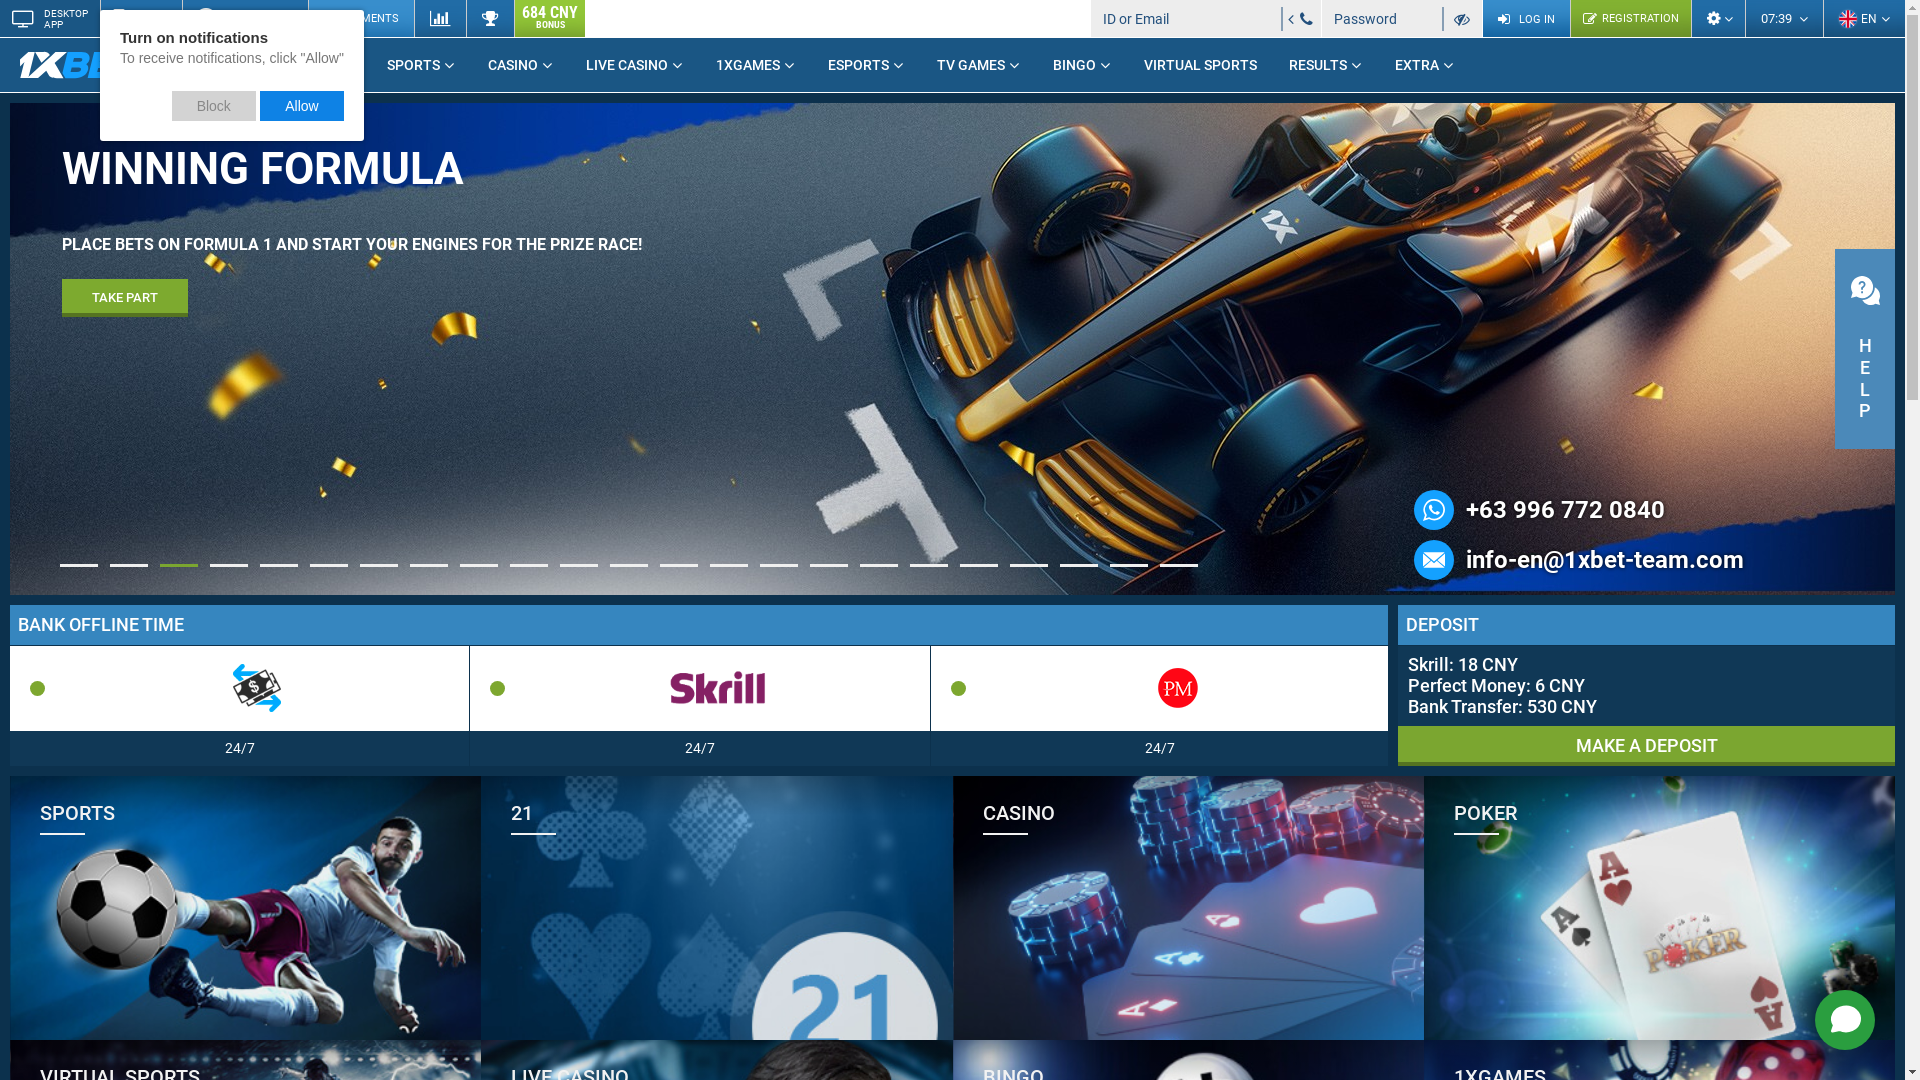  Describe the element at coordinates (1646, 745) in the screenshot. I see `'MAKE A DEPOSIT'` at that location.